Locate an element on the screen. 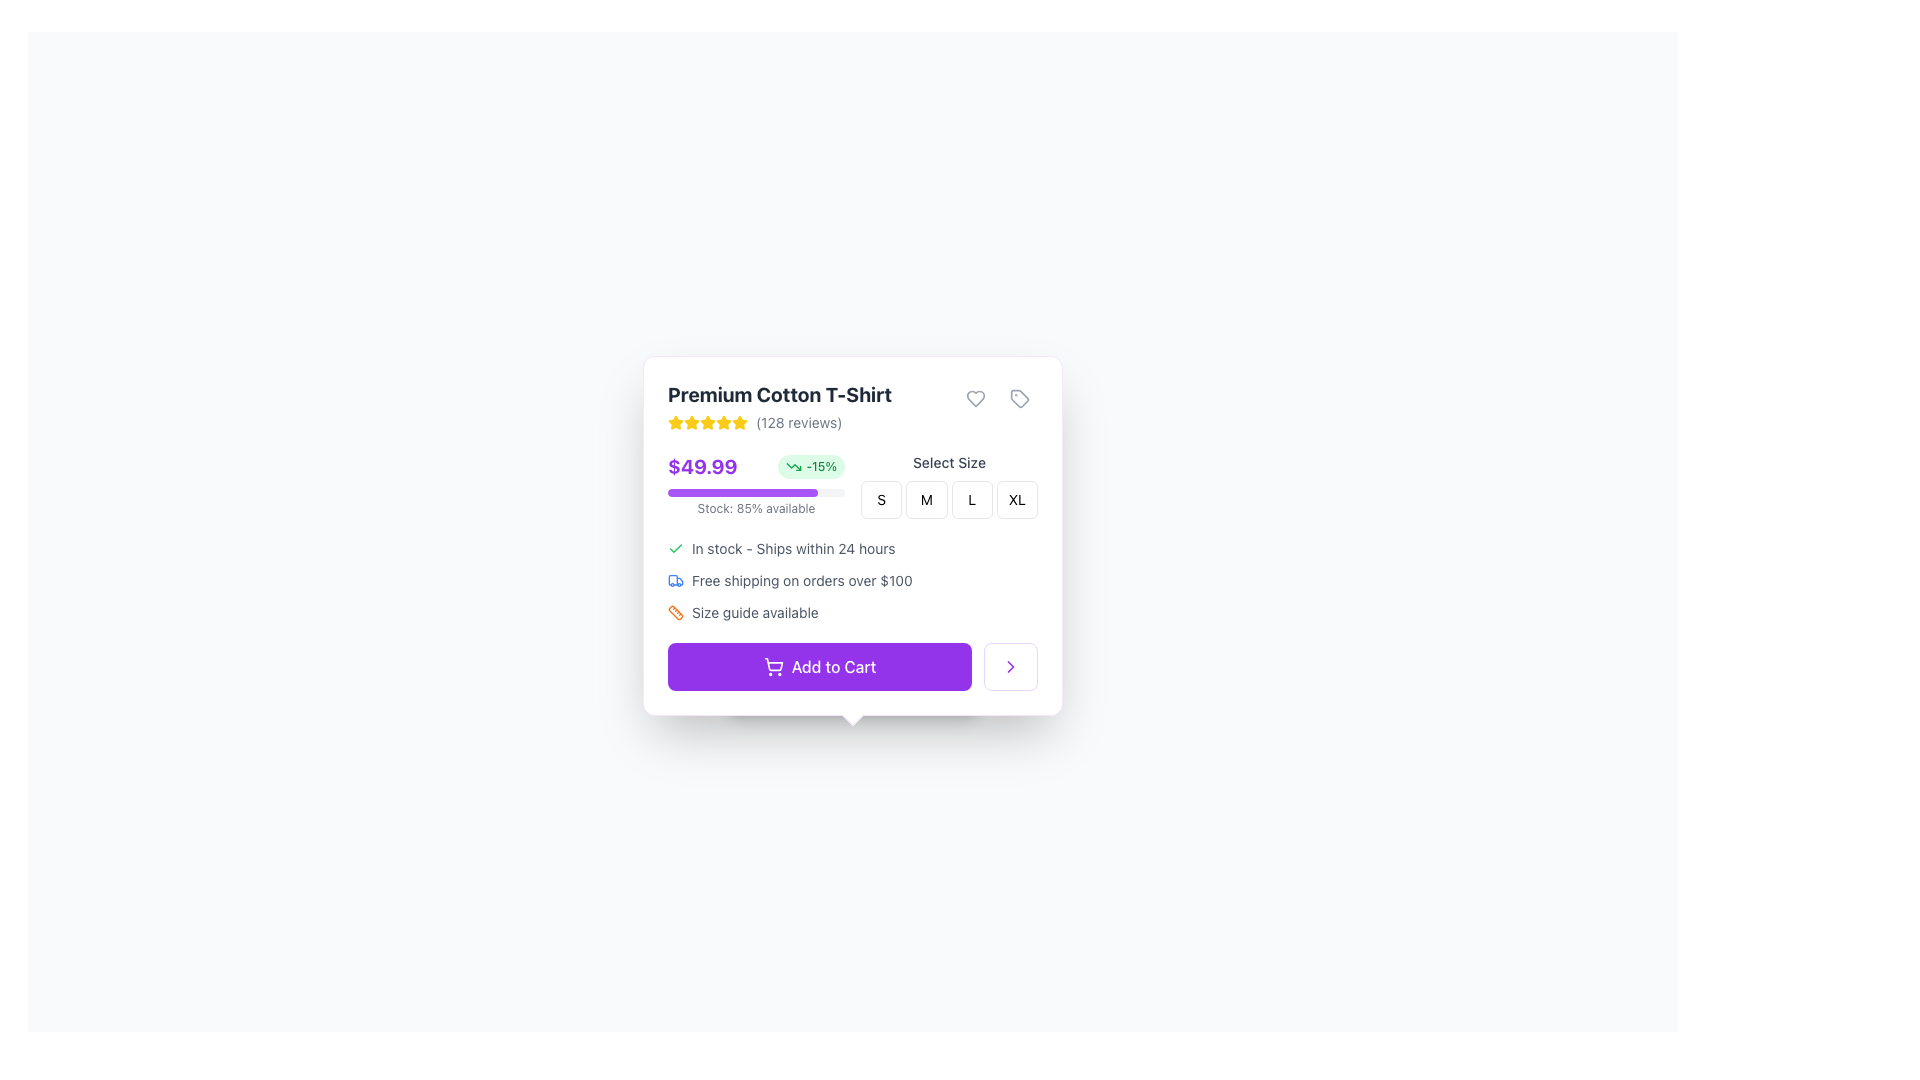  the product title and rating information section displaying 'Premium Cotton T-Shirt', its rating stars, and '128 reviews' is located at coordinates (778, 406).